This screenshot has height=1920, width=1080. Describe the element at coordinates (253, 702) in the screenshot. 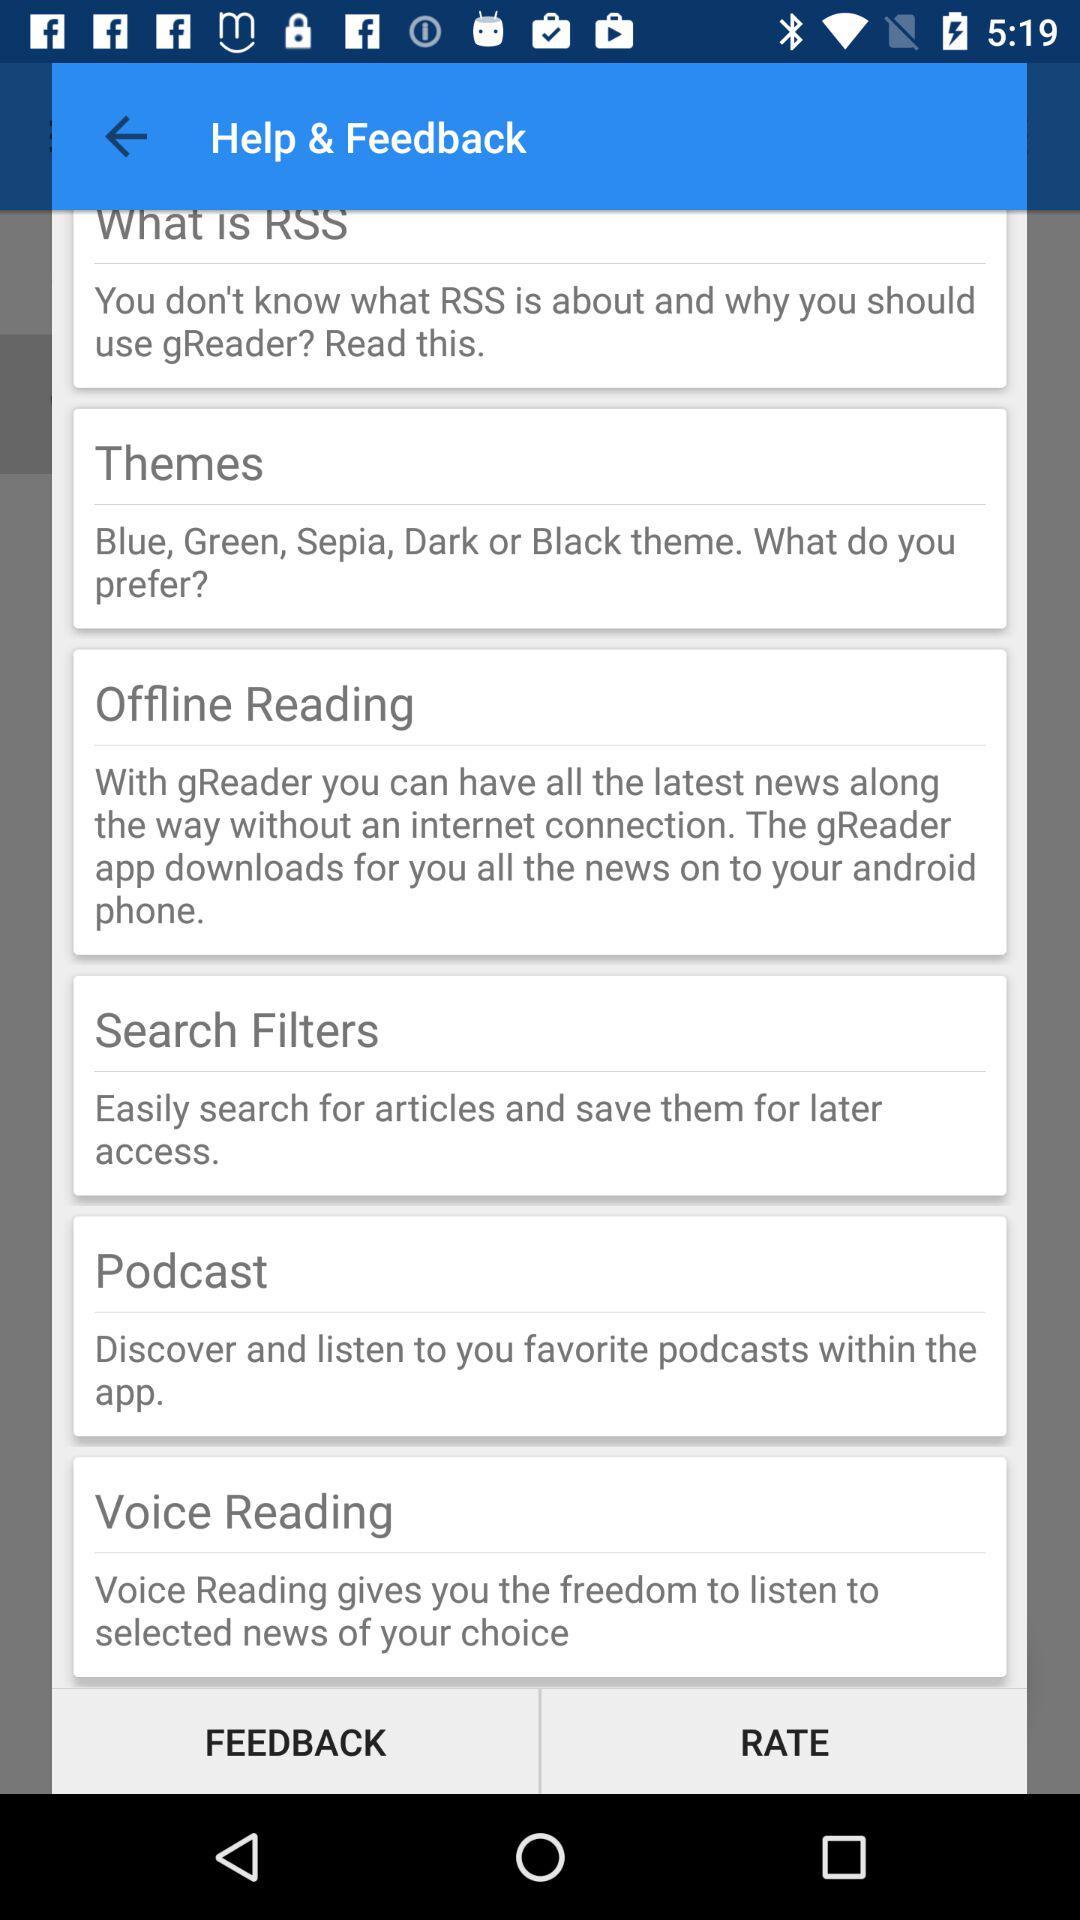

I see `the offline reading item` at that location.